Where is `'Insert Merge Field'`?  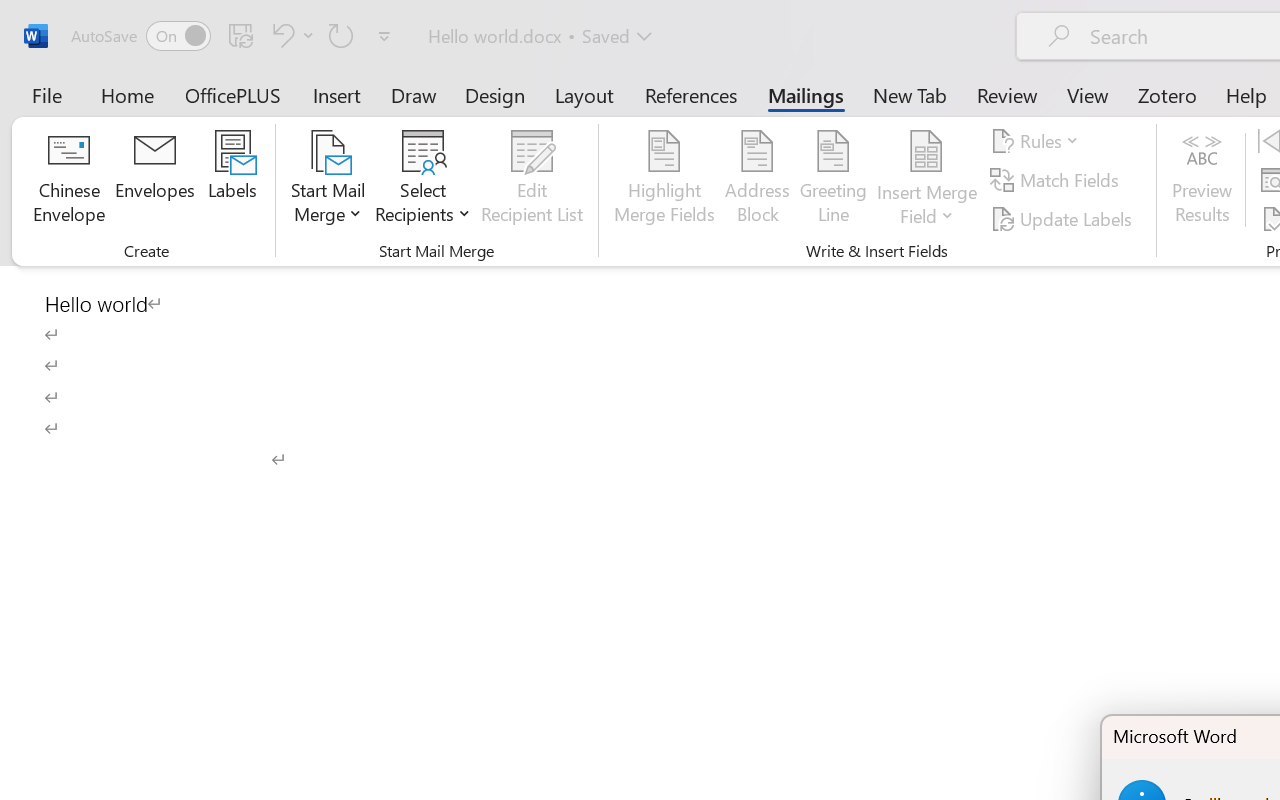
'Insert Merge Field' is located at coordinates (926, 179).